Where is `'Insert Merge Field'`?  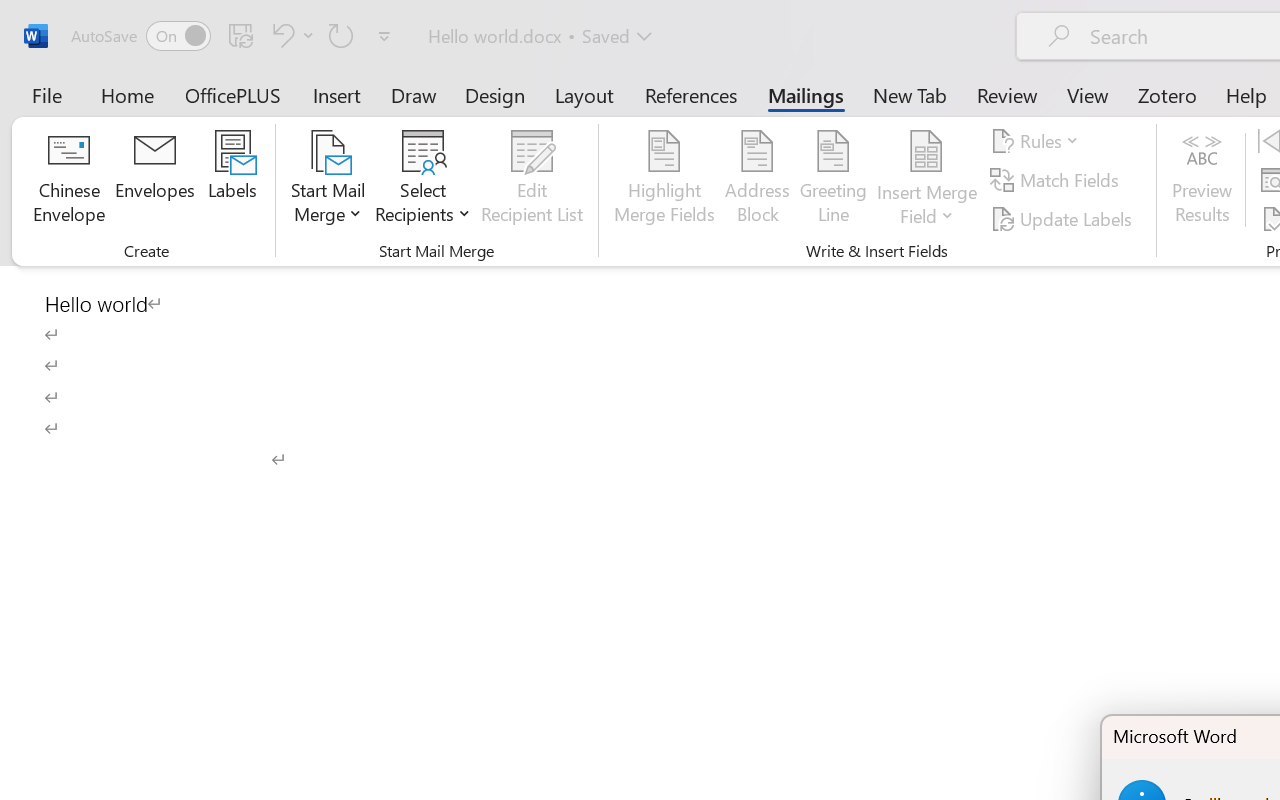
'Insert Merge Field' is located at coordinates (926, 179).